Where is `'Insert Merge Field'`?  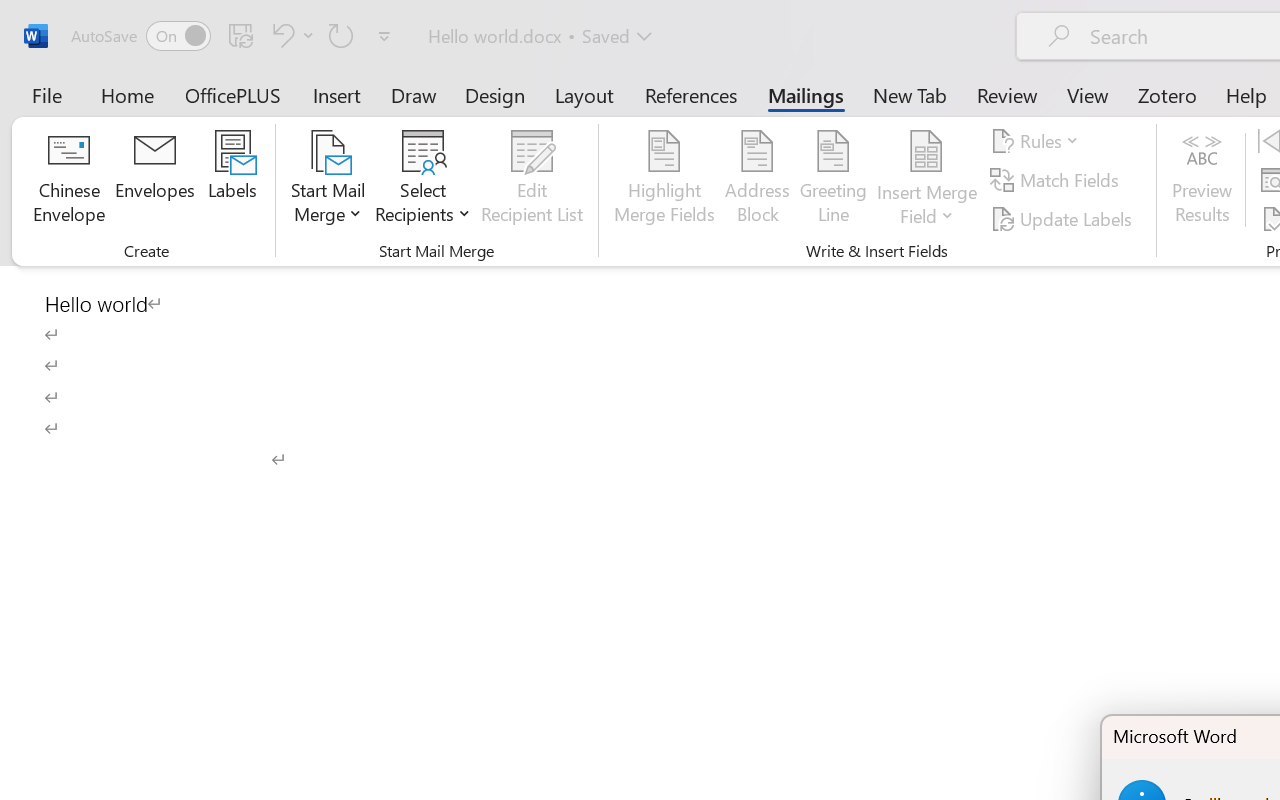
'Insert Merge Field' is located at coordinates (926, 179).